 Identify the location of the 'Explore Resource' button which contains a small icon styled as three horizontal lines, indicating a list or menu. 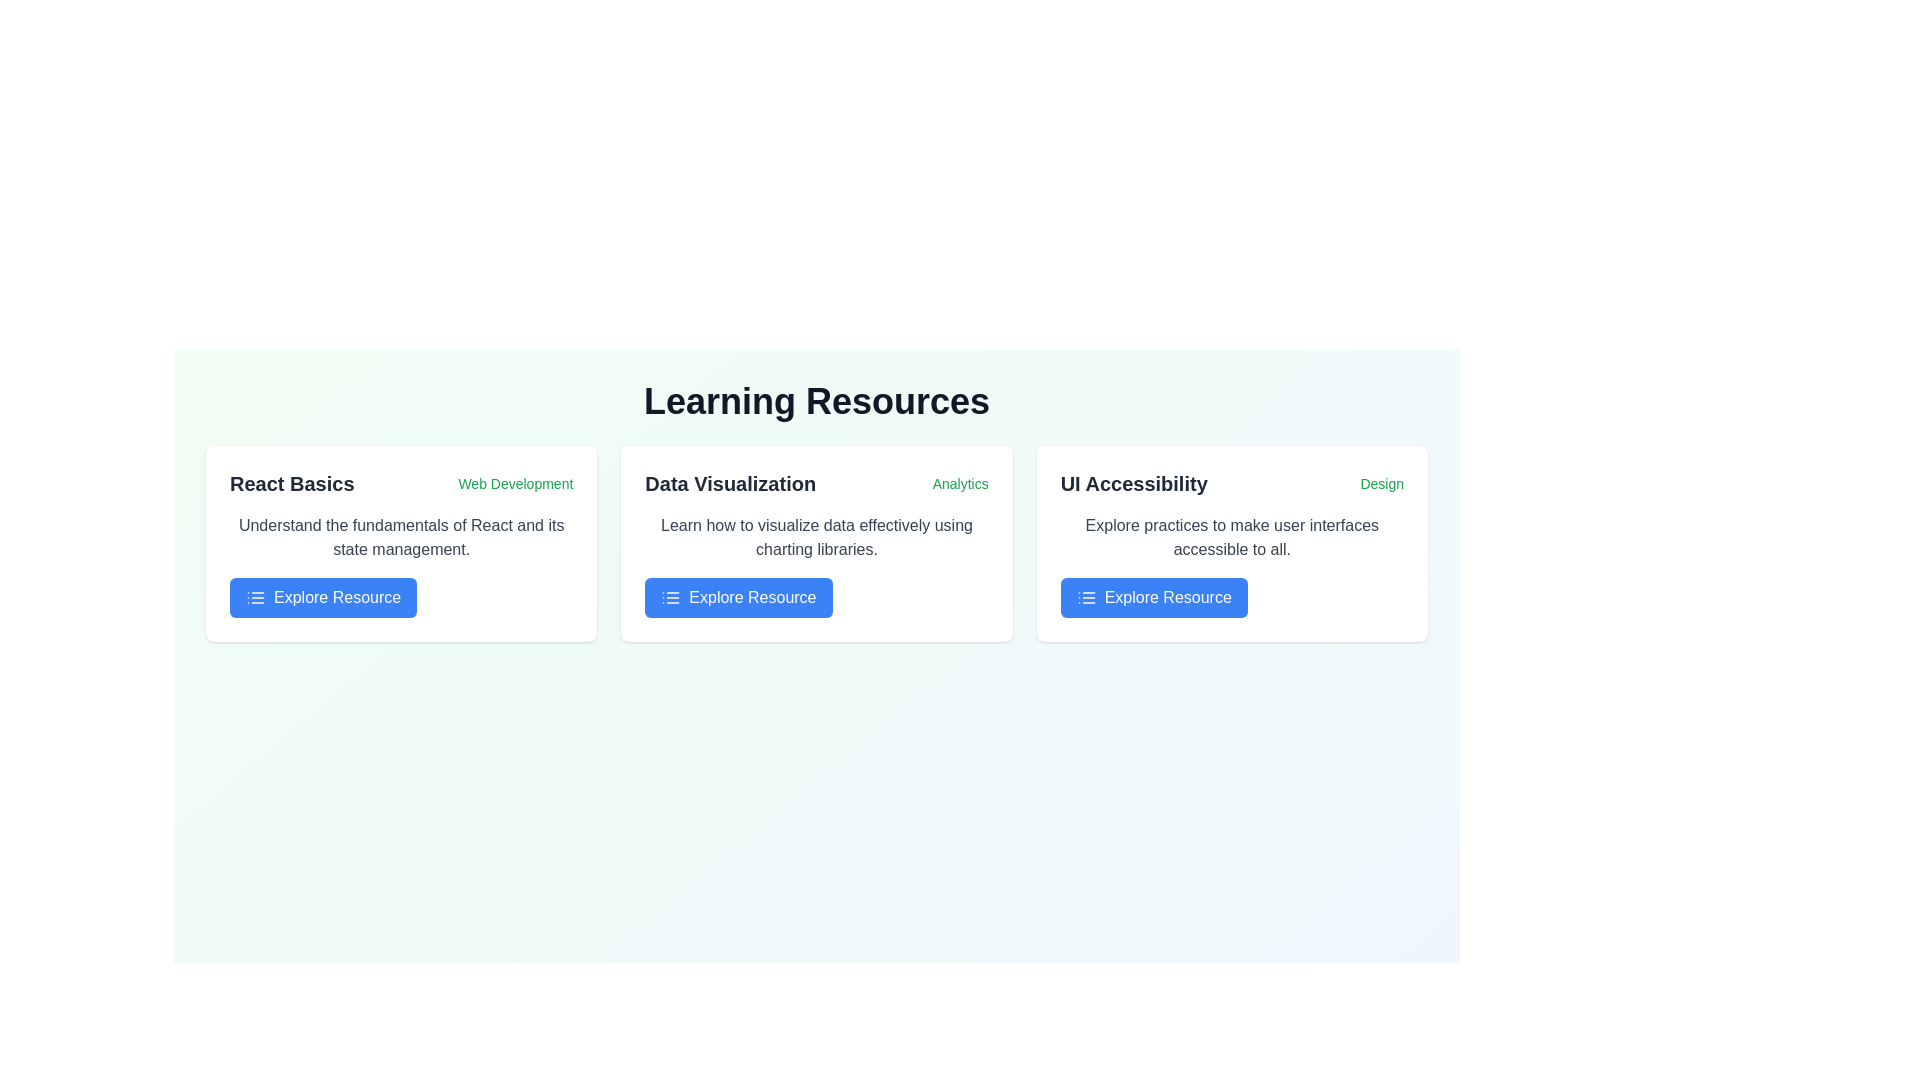
(254, 596).